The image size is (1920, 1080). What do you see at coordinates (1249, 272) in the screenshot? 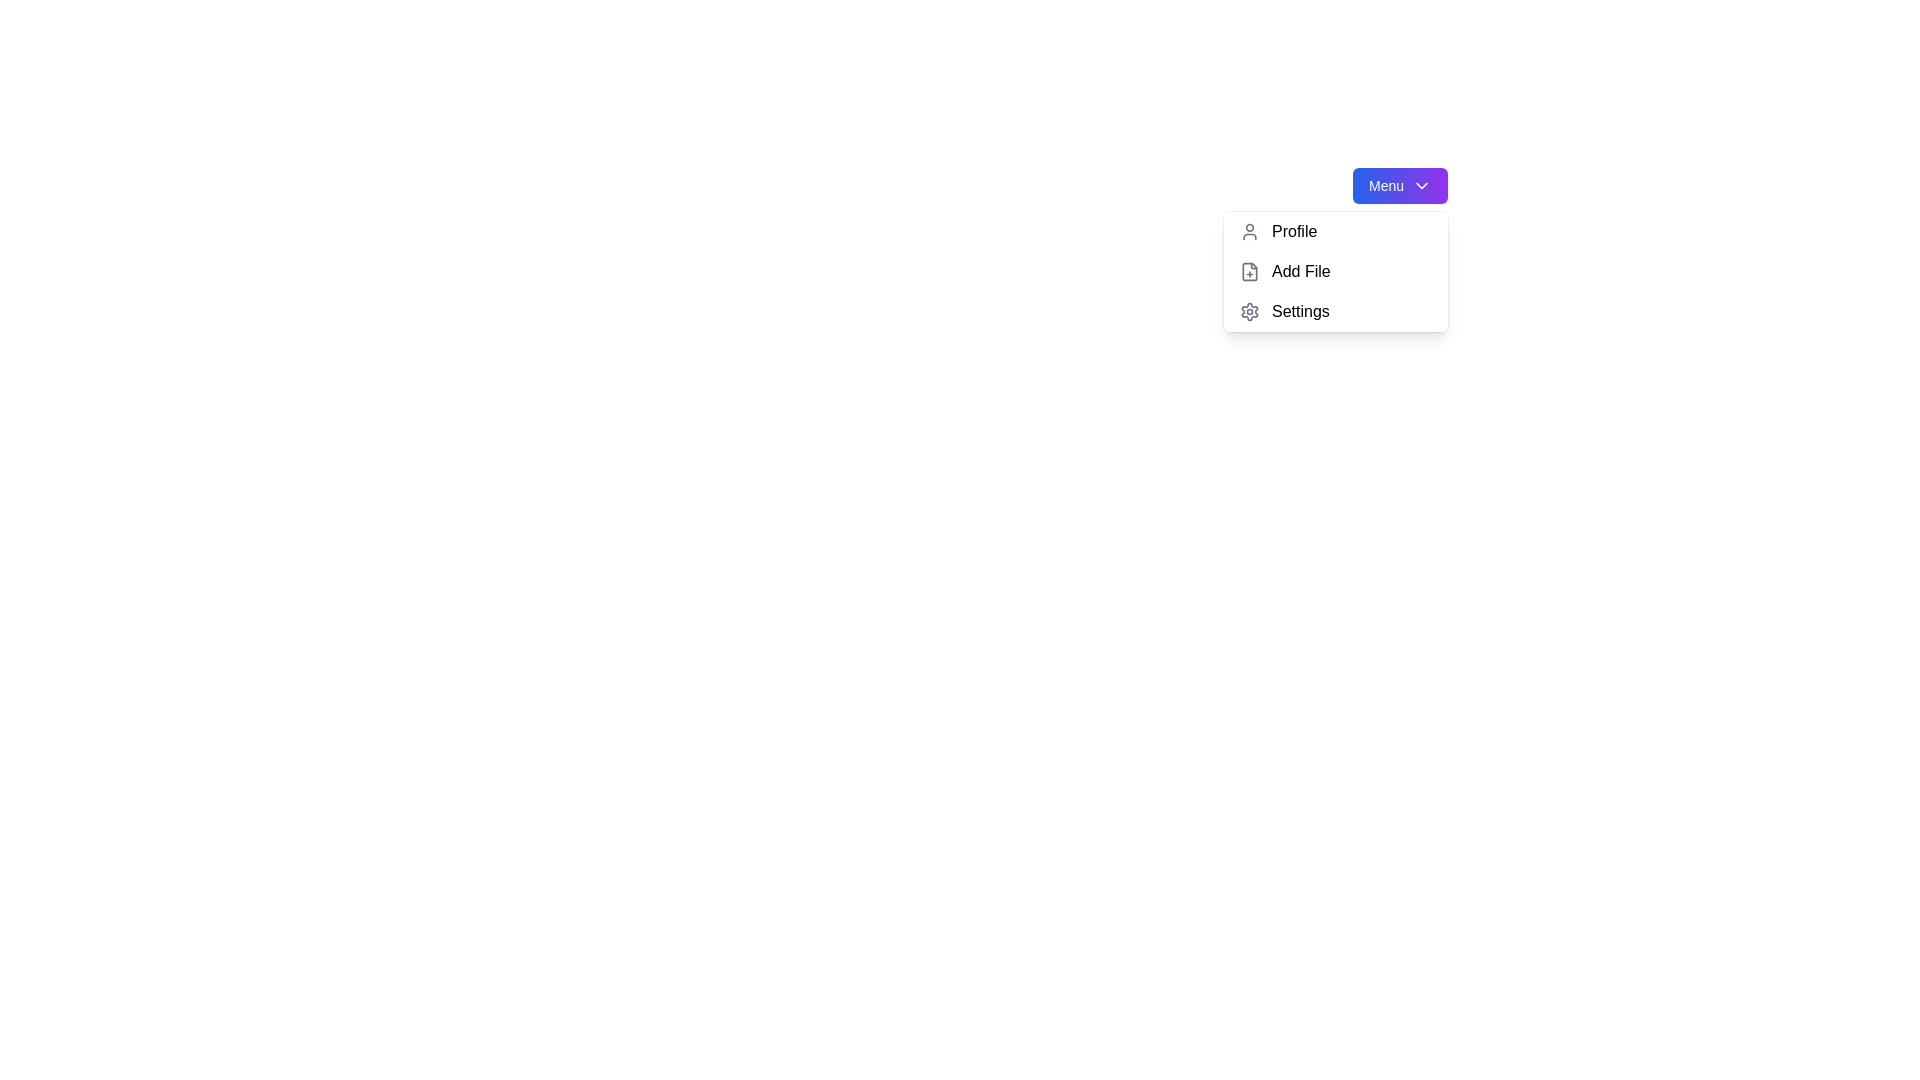
I see `the 'file addition' icon within the second option of the dropdown menu titled 'Menu' with a purple background, located on the right side of the interface` at bounding box center [1249, 272].